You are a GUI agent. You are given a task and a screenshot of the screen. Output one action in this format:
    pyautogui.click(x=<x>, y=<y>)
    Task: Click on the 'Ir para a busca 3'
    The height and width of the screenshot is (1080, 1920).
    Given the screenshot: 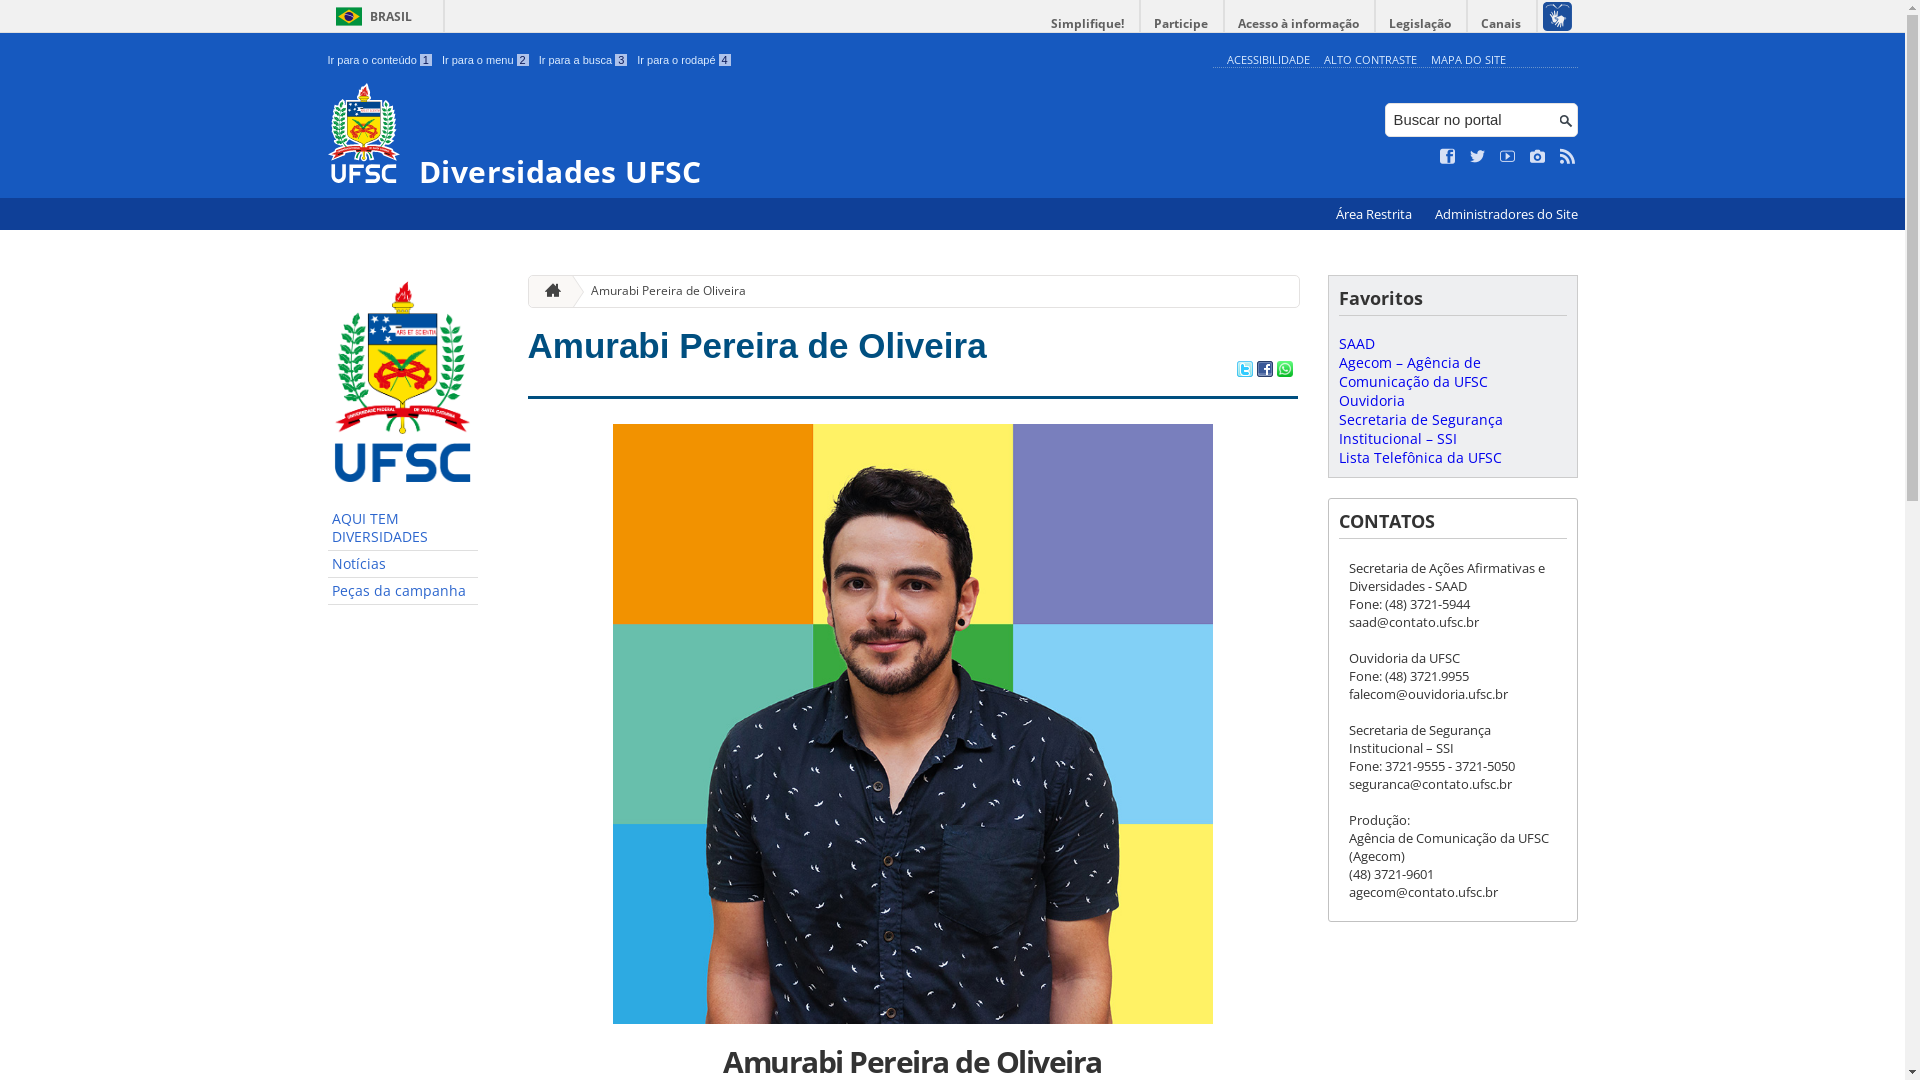 What is the action you would take?
    pyautogui.click(x=582, y=59)
    